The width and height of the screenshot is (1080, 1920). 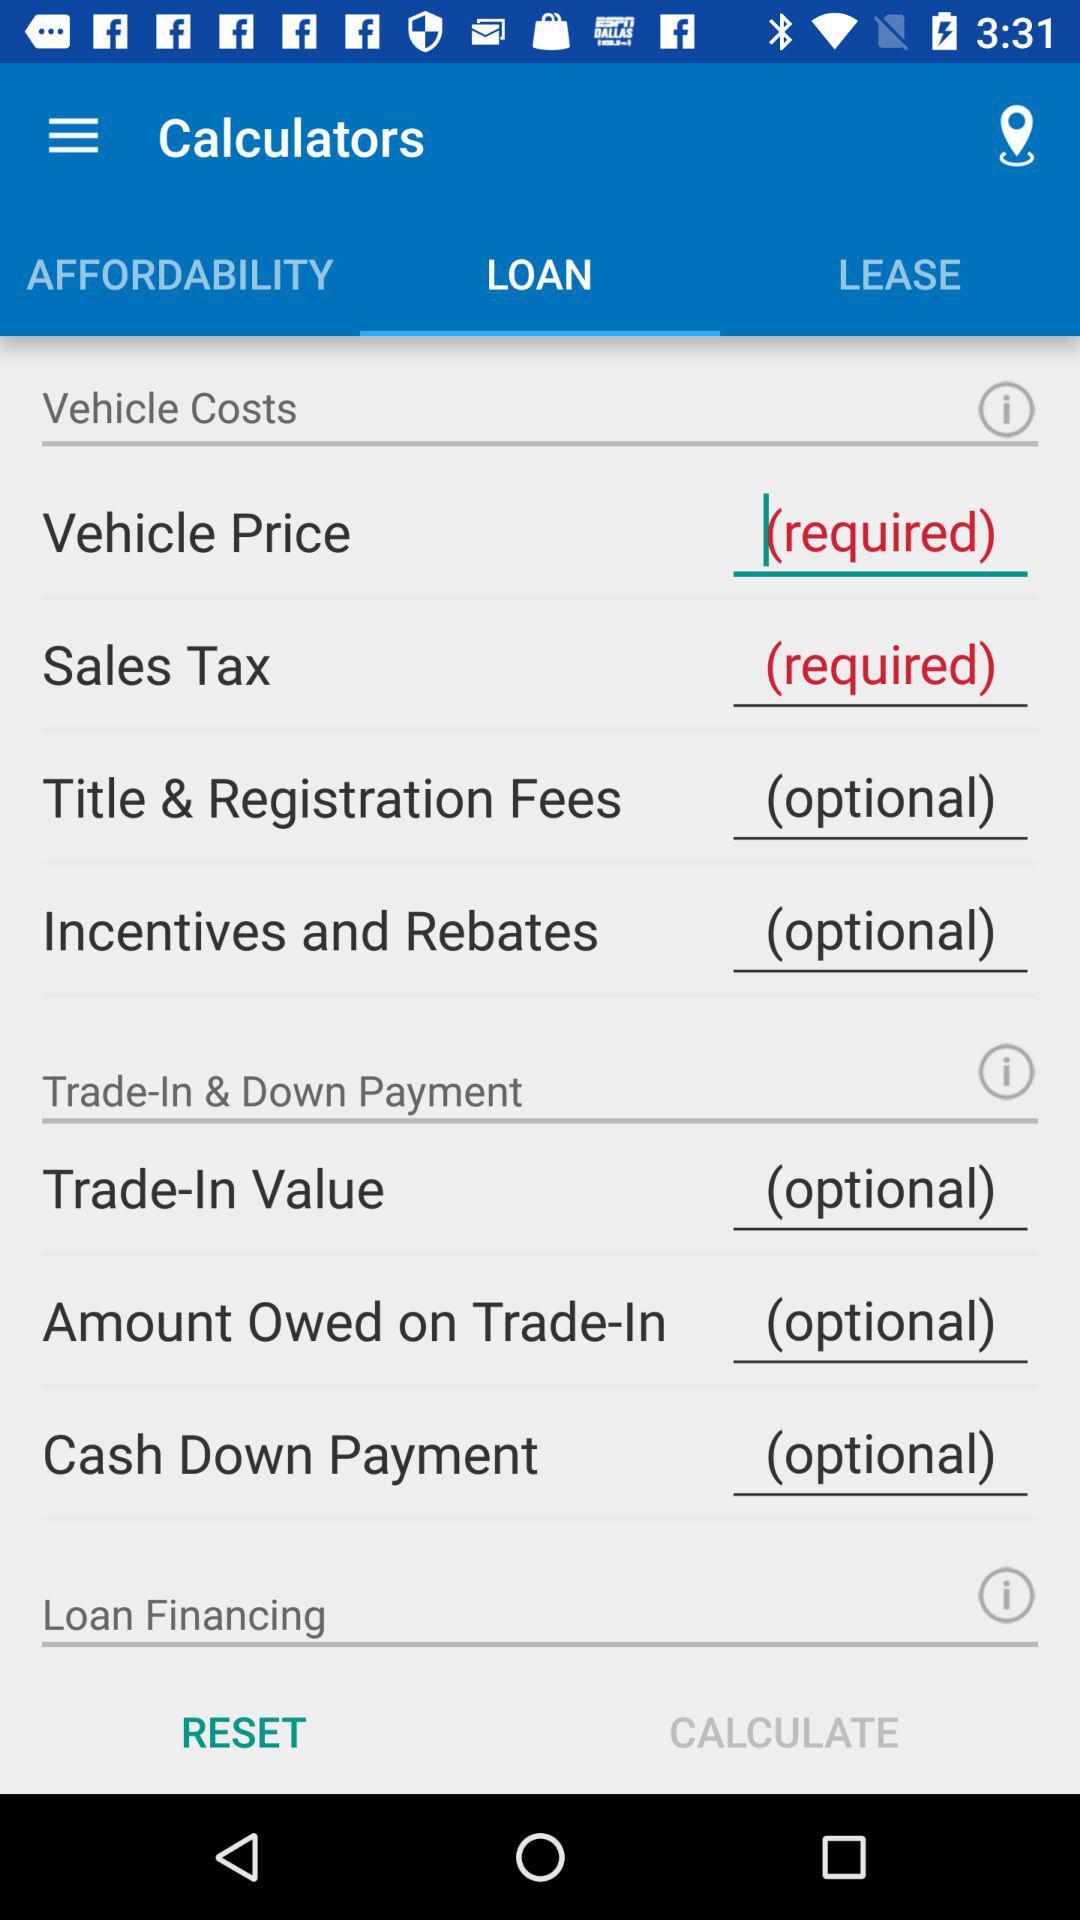 I want to click on vehicle price input, so click(x=1006, y=408).